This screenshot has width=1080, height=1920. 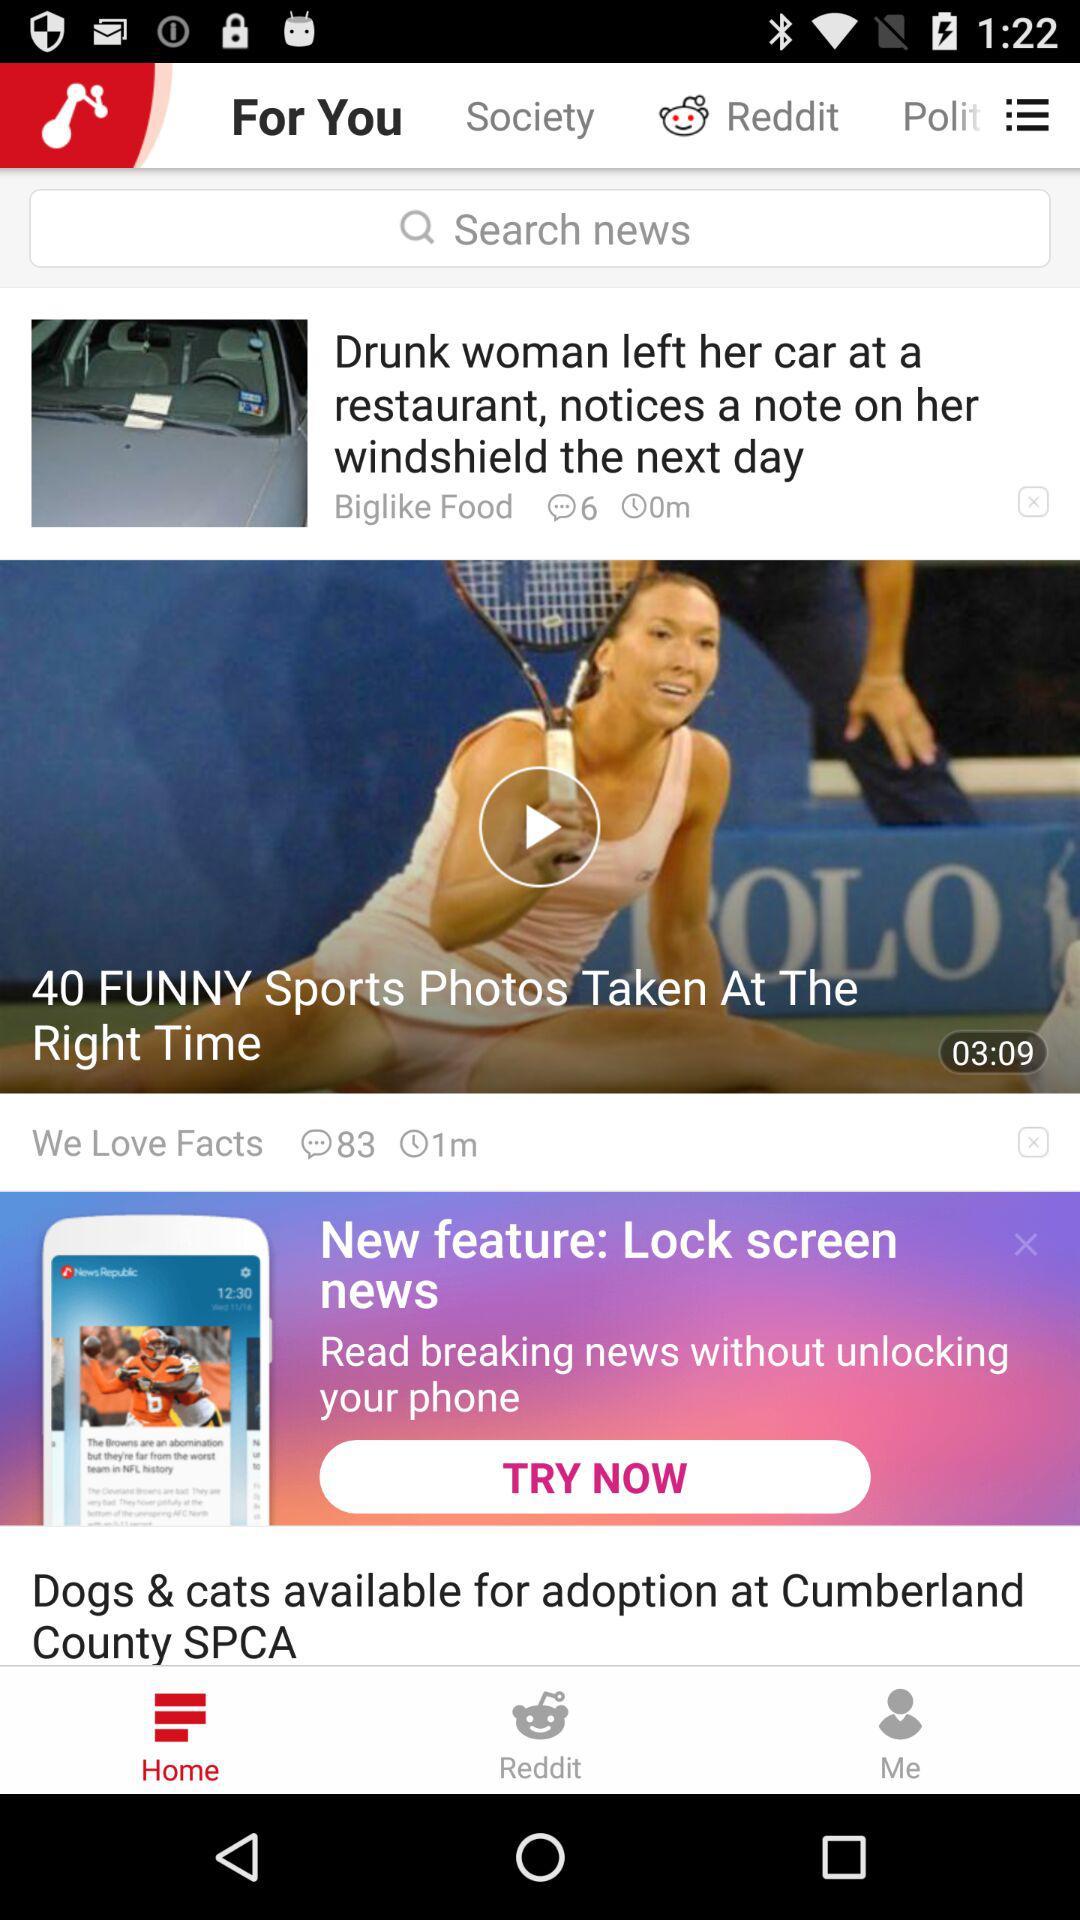 I want to click on the icon to the right of reddit item, so click(x=1017, y=114).